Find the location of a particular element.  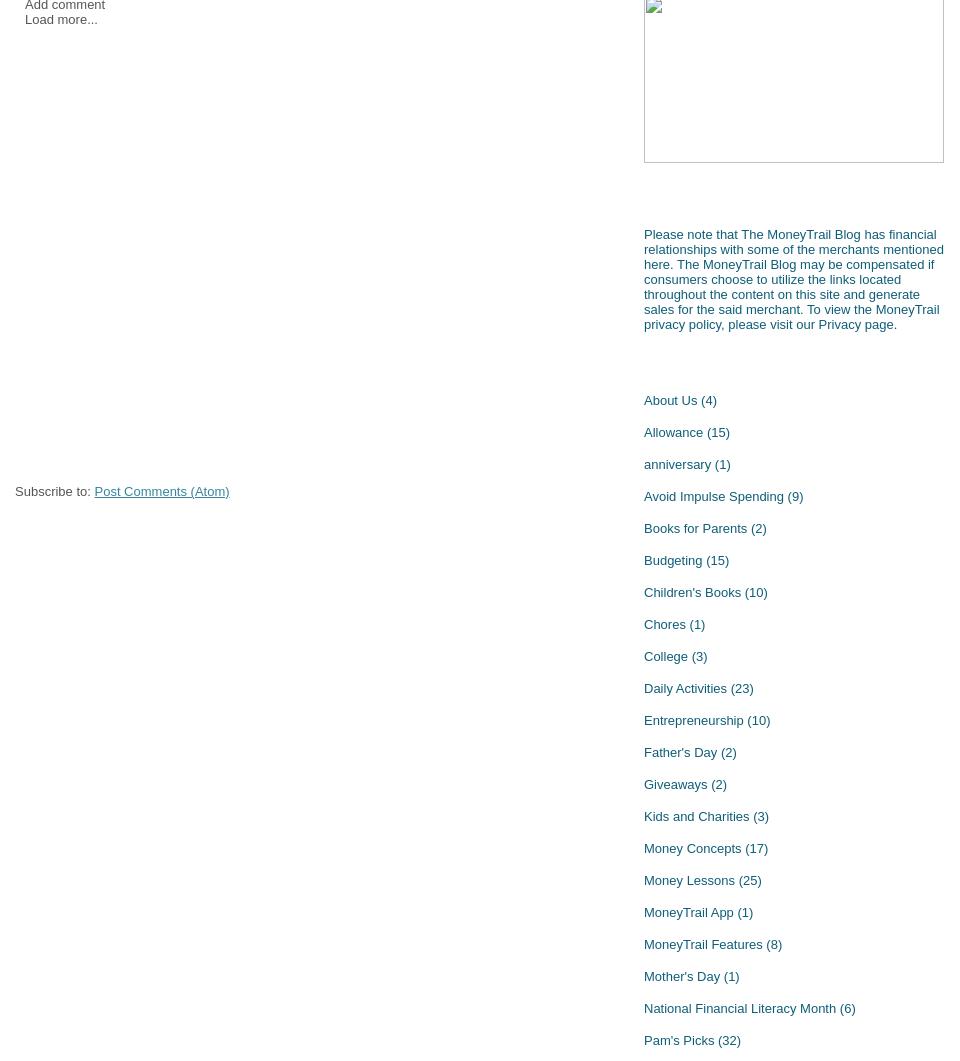

'Load more...' is located at coordinates (61, 19).